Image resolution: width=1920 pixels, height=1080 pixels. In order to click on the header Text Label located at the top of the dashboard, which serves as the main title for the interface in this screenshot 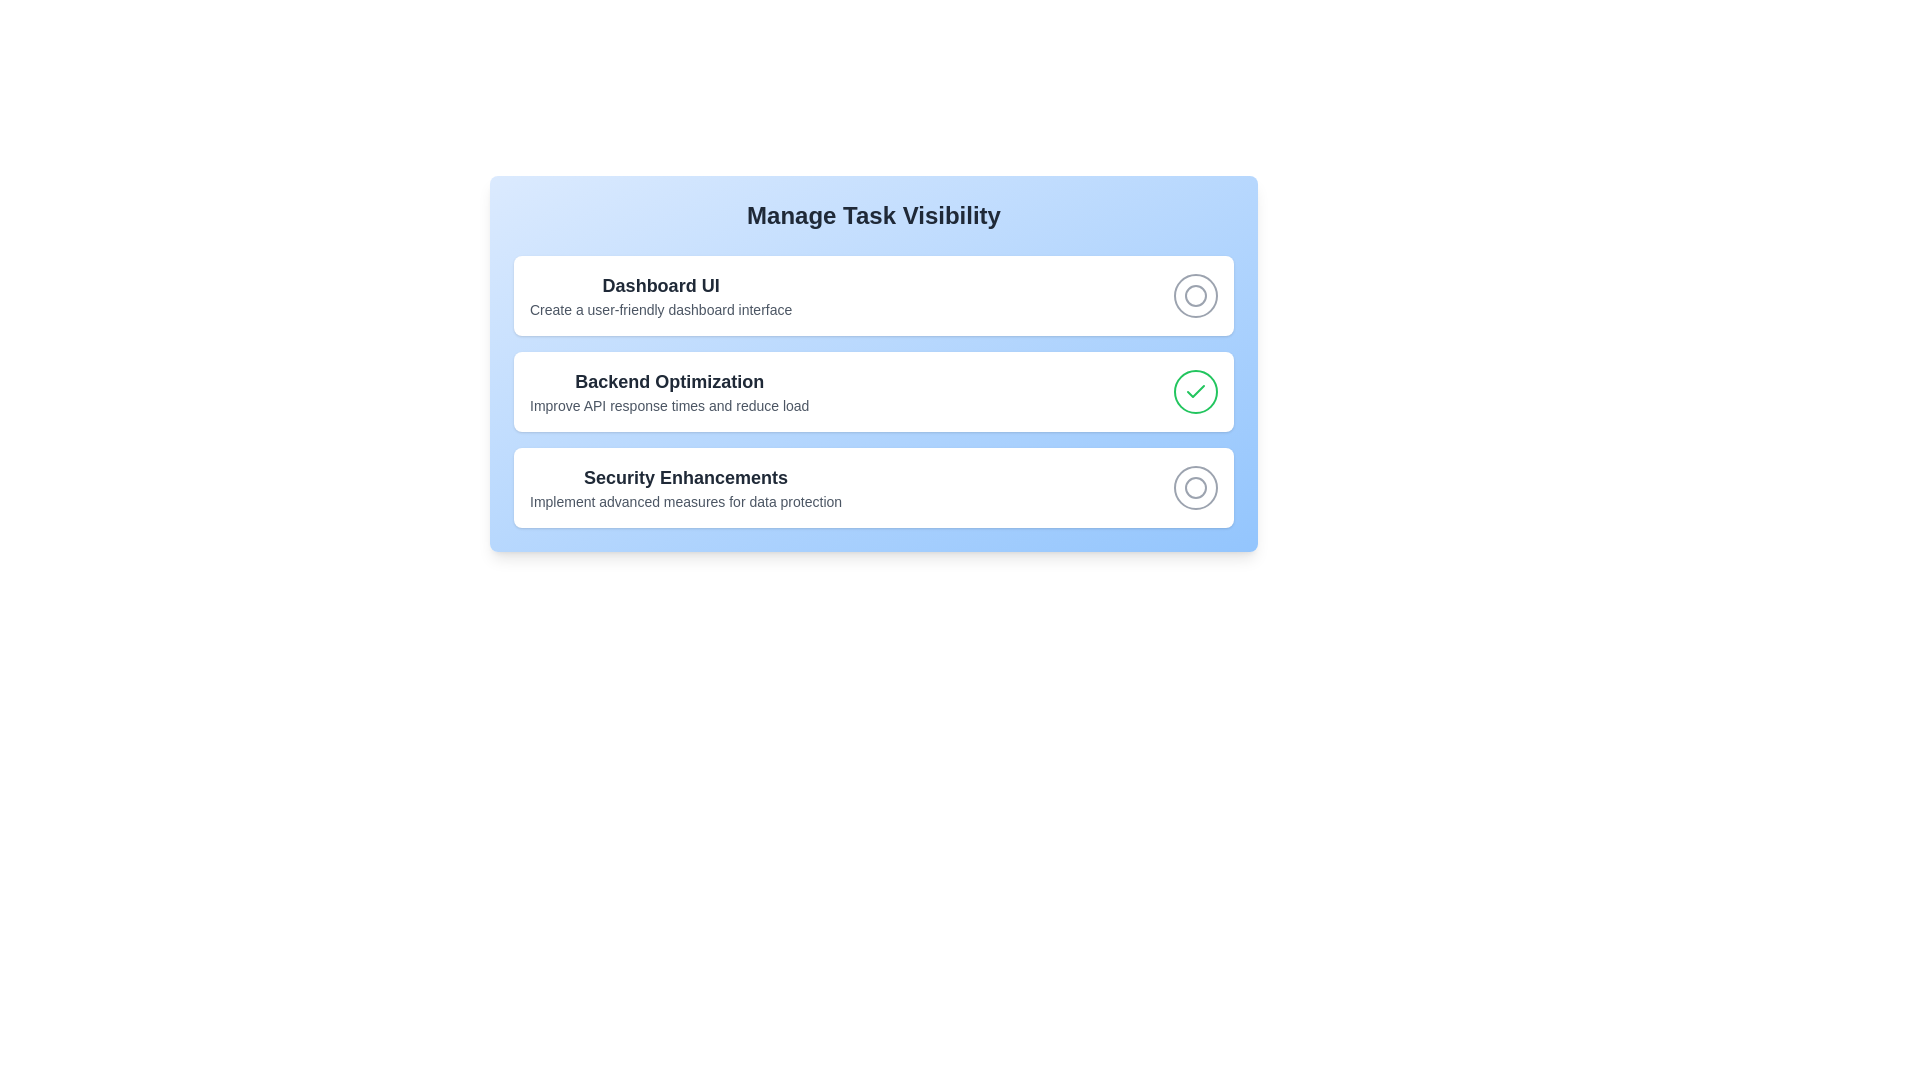, I will do `click(873, 216)`.